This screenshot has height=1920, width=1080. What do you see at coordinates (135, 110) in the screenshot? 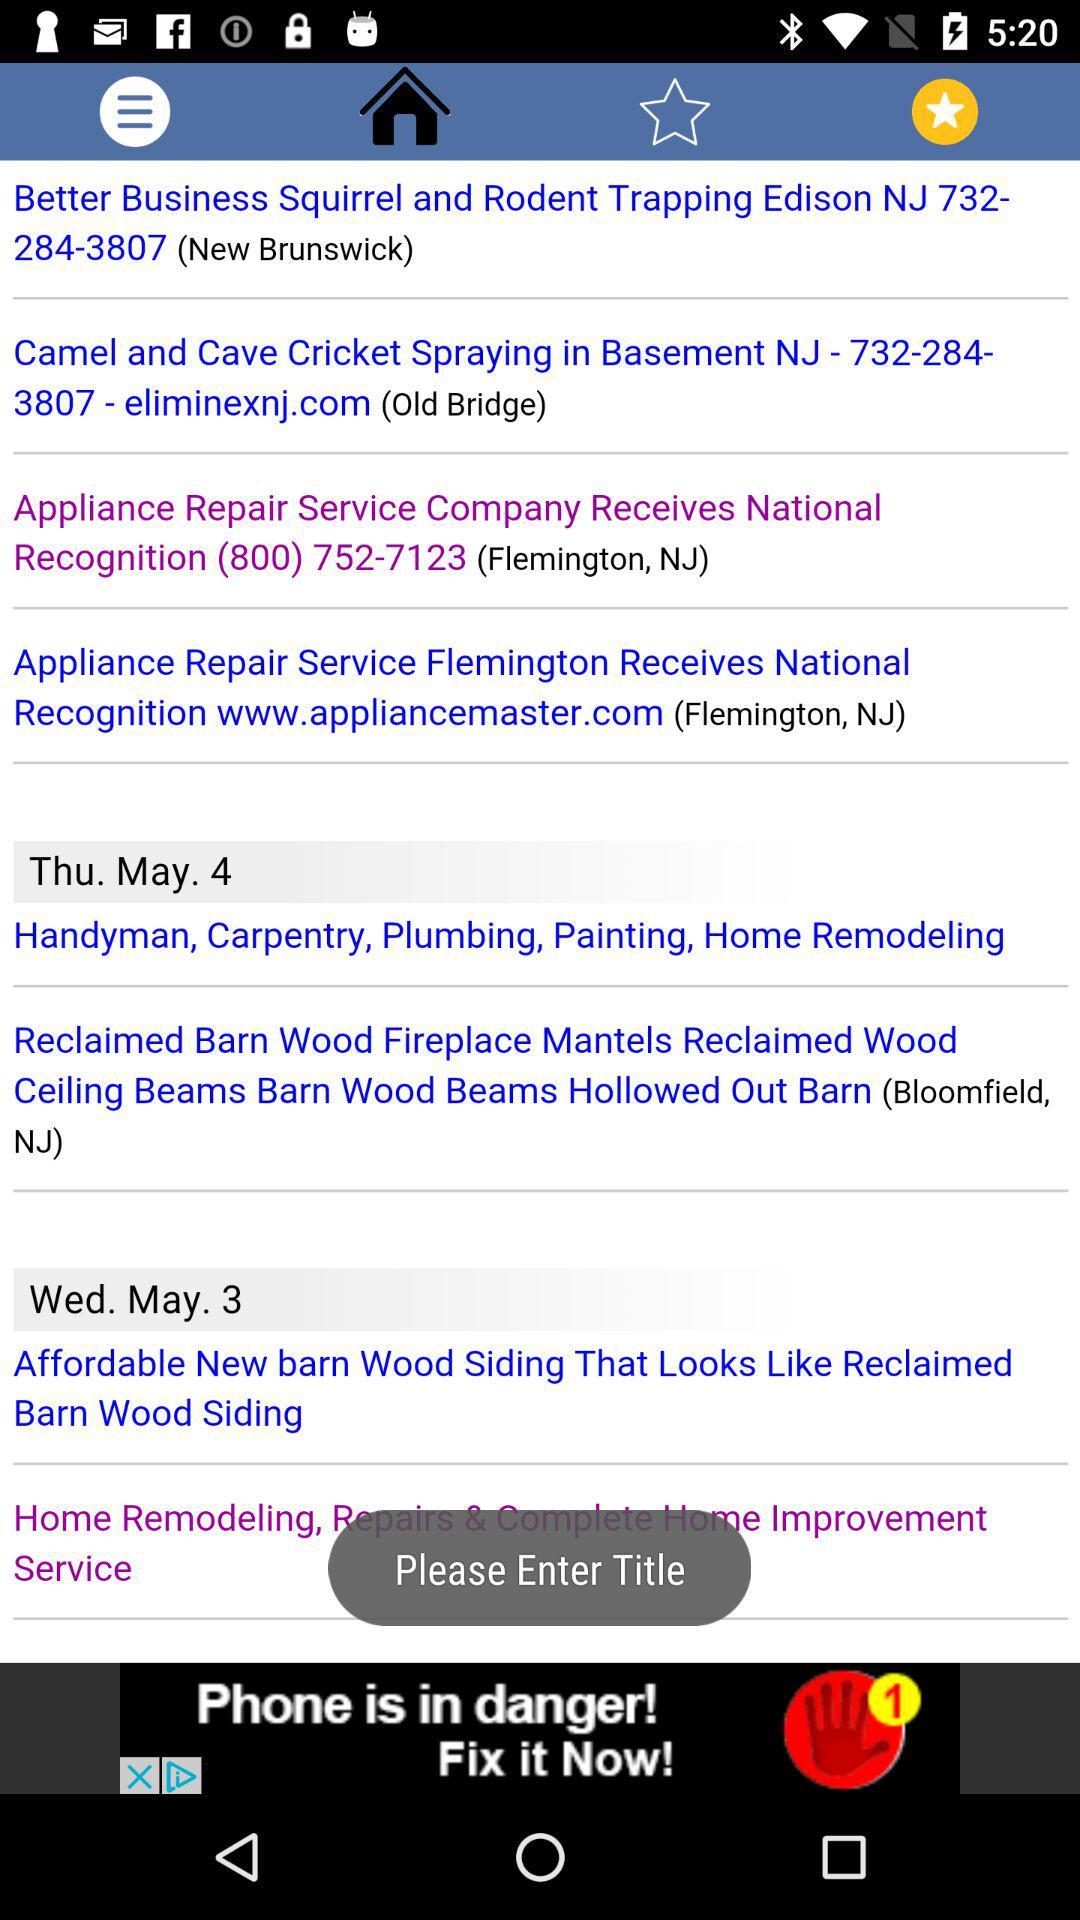
I see `open menu` at bounding box center [135, 110].